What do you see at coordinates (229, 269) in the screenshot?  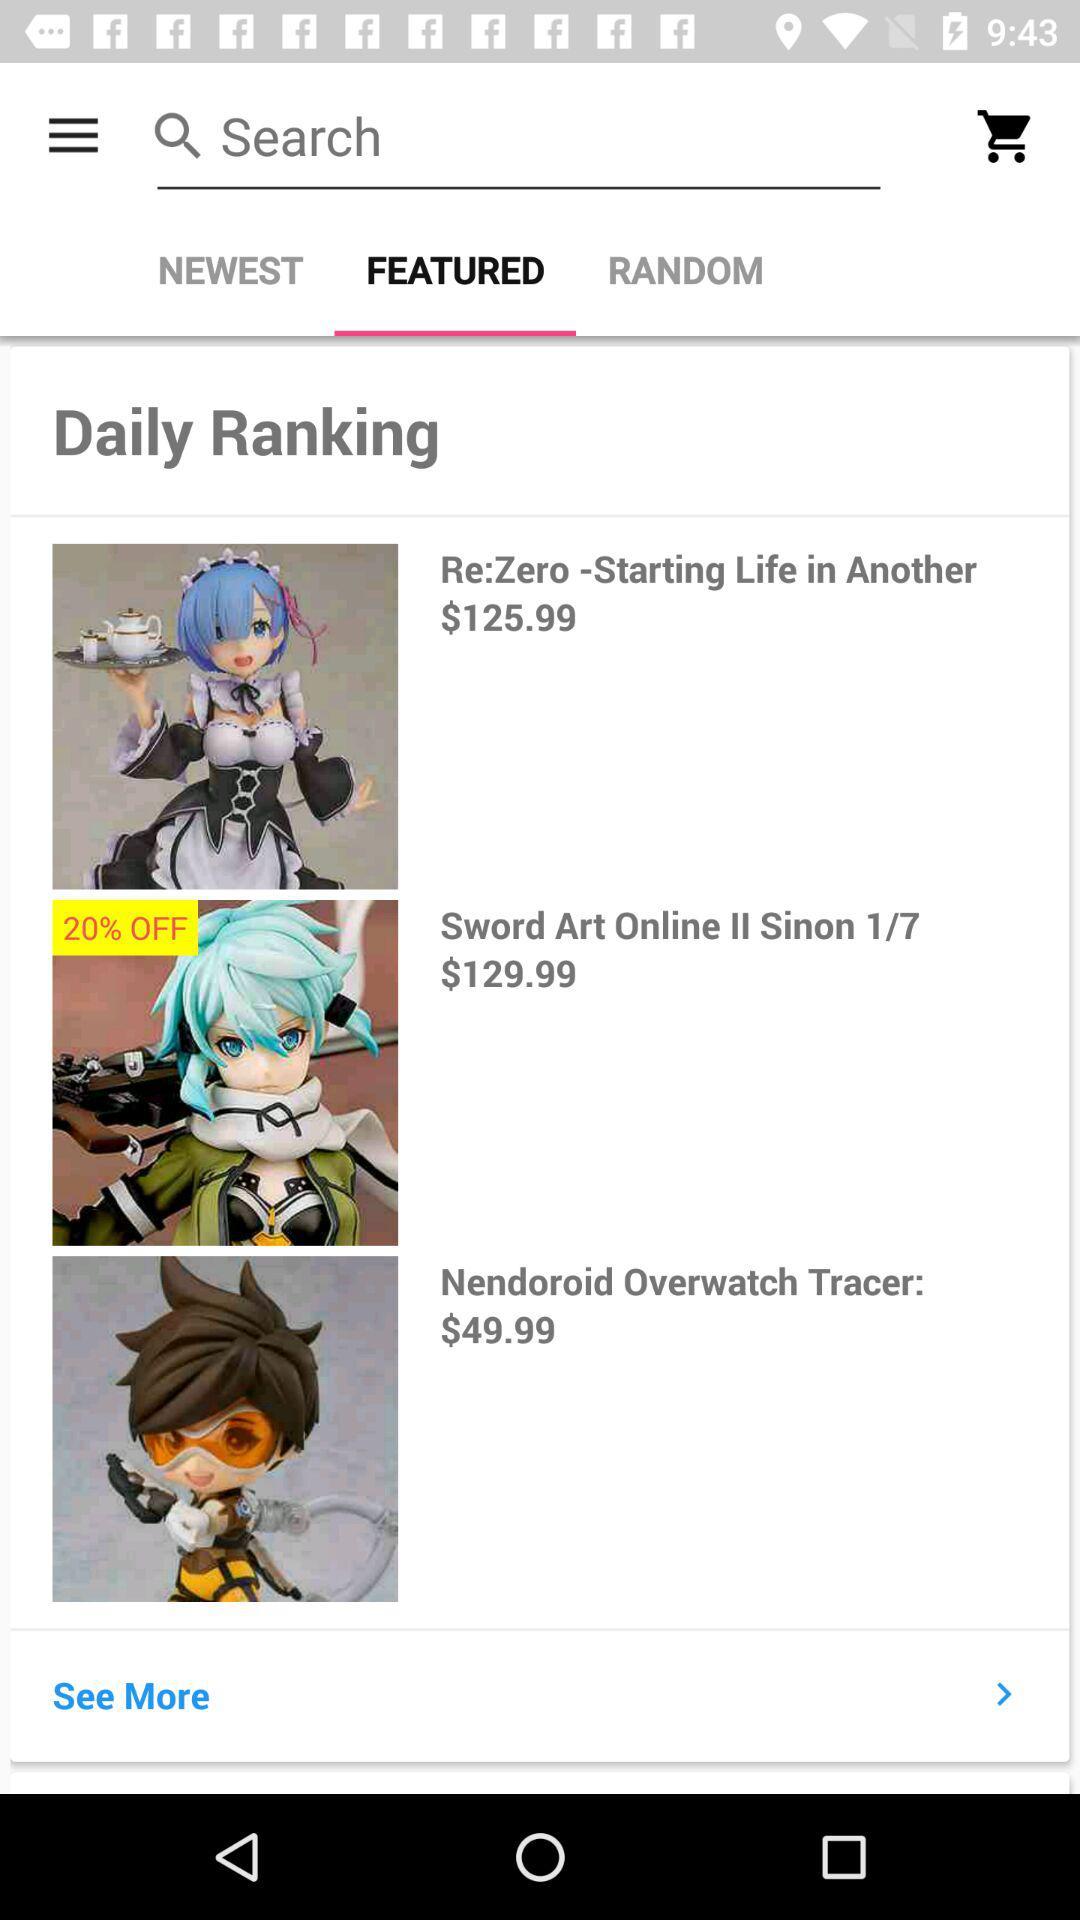 I see `item to the left of featured` at bounding box center [229, 269].